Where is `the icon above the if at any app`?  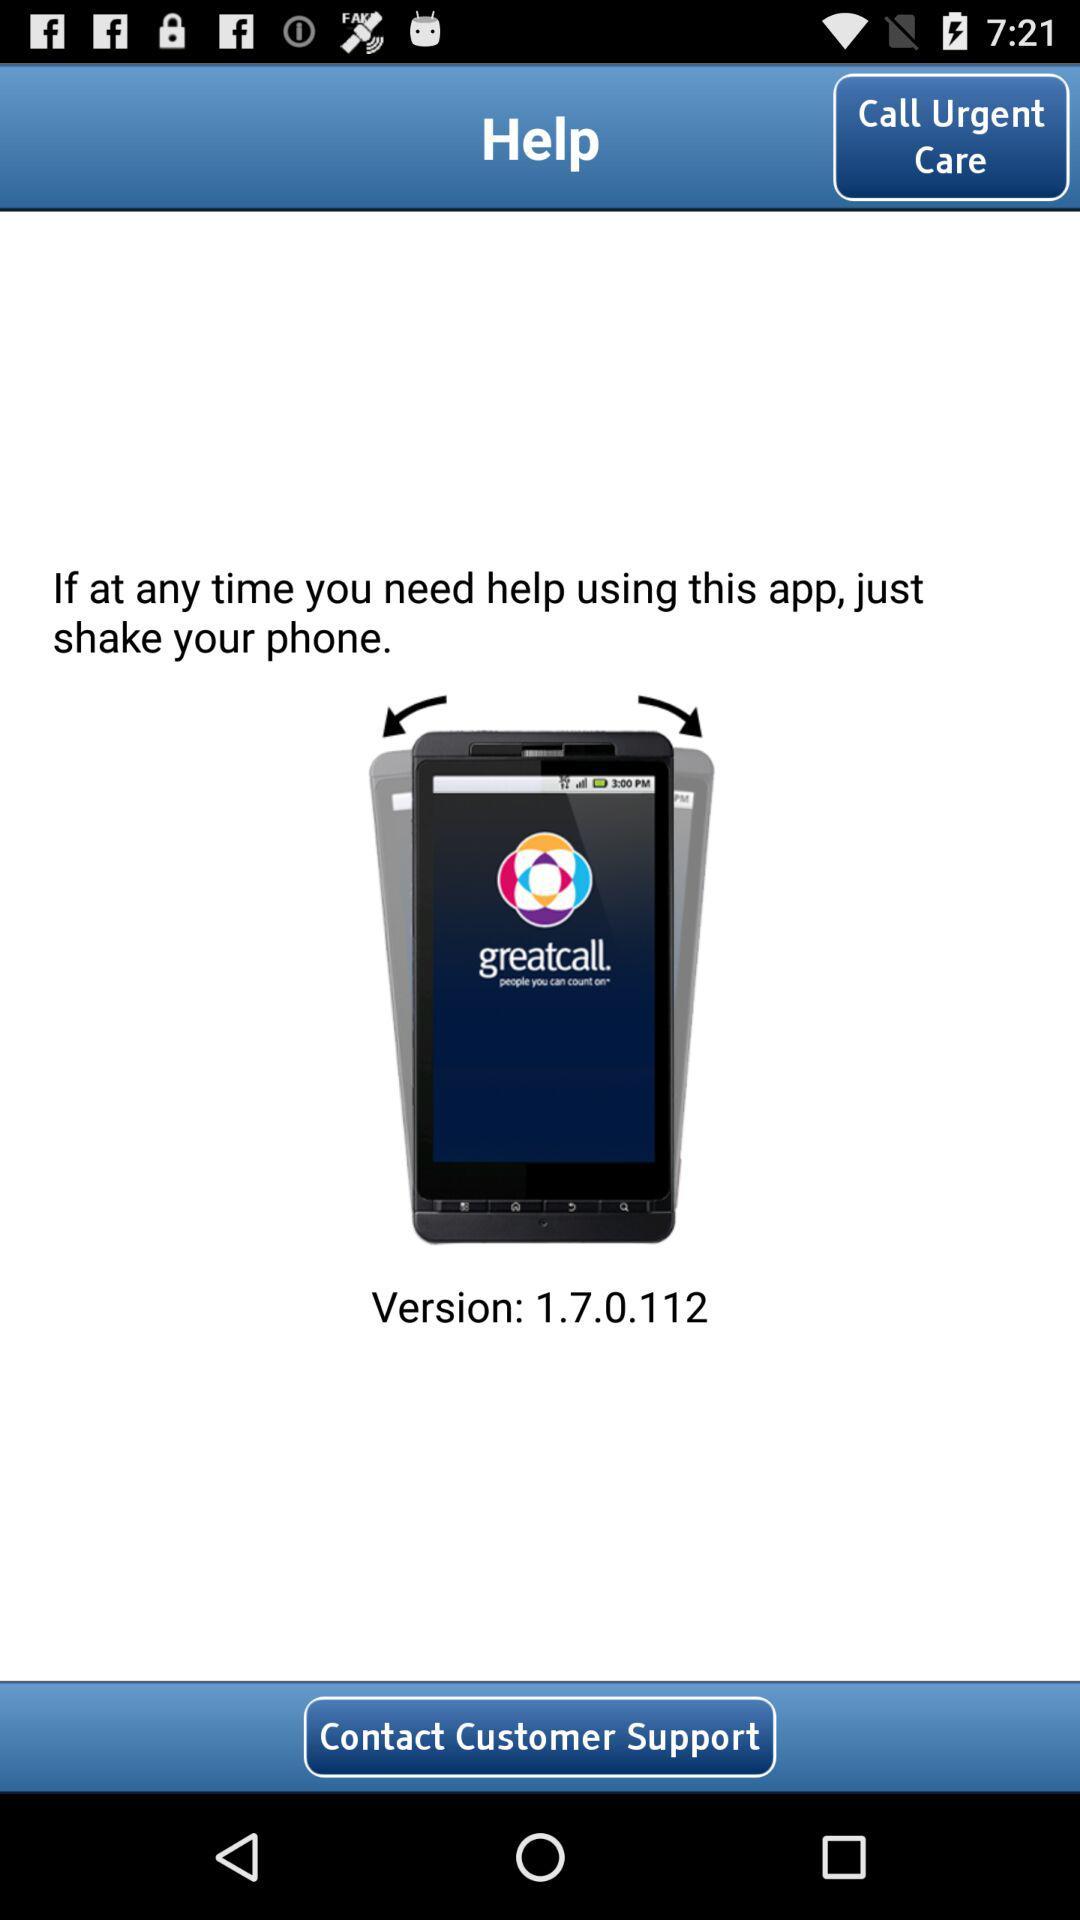 the icon above the if at any app is located at coordinates (950, 136).